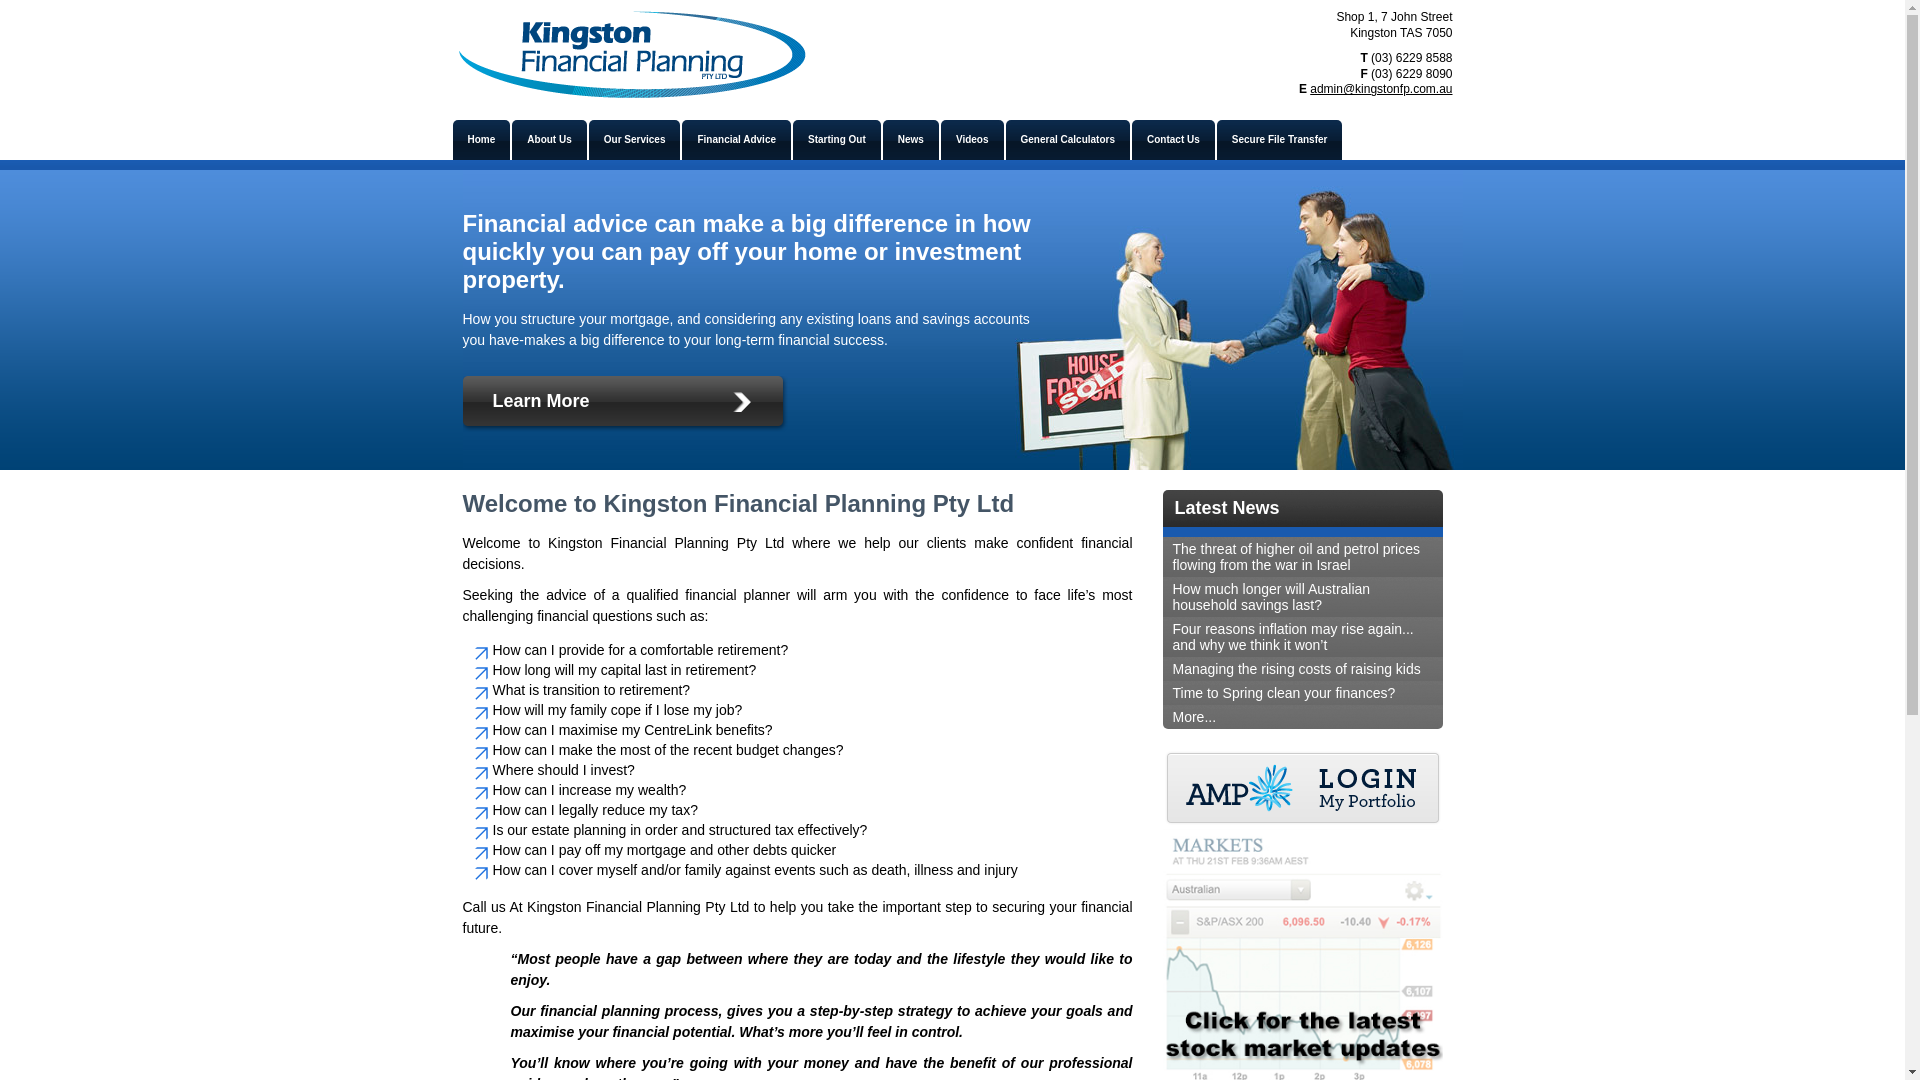 This screenshot has height=1080, width=1920. What do you see at coordinates (1301, 692) in the screenshot?
I see `'Time to Spring clean your finances?'` at bounding box center [1301, 692].